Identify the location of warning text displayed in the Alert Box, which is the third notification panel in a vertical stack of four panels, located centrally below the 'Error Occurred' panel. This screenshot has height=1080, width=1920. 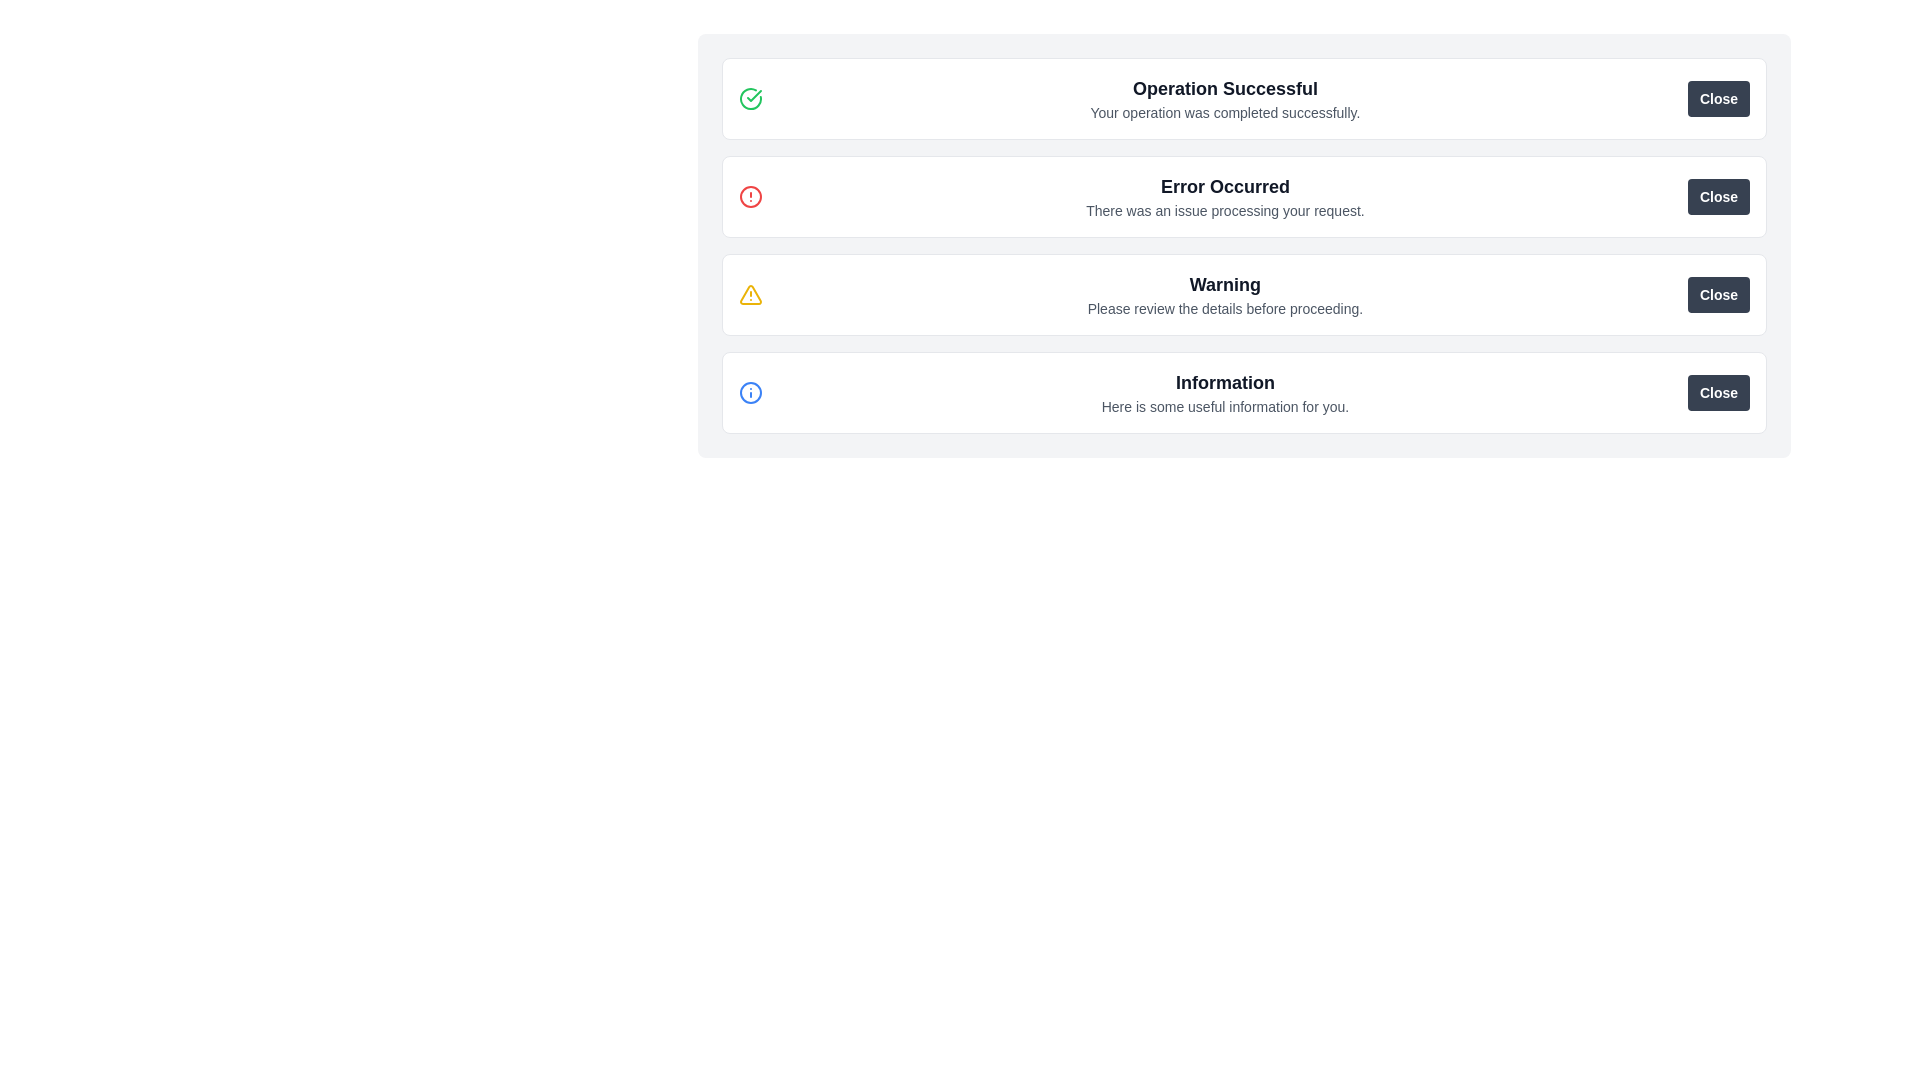
(1243, 294).